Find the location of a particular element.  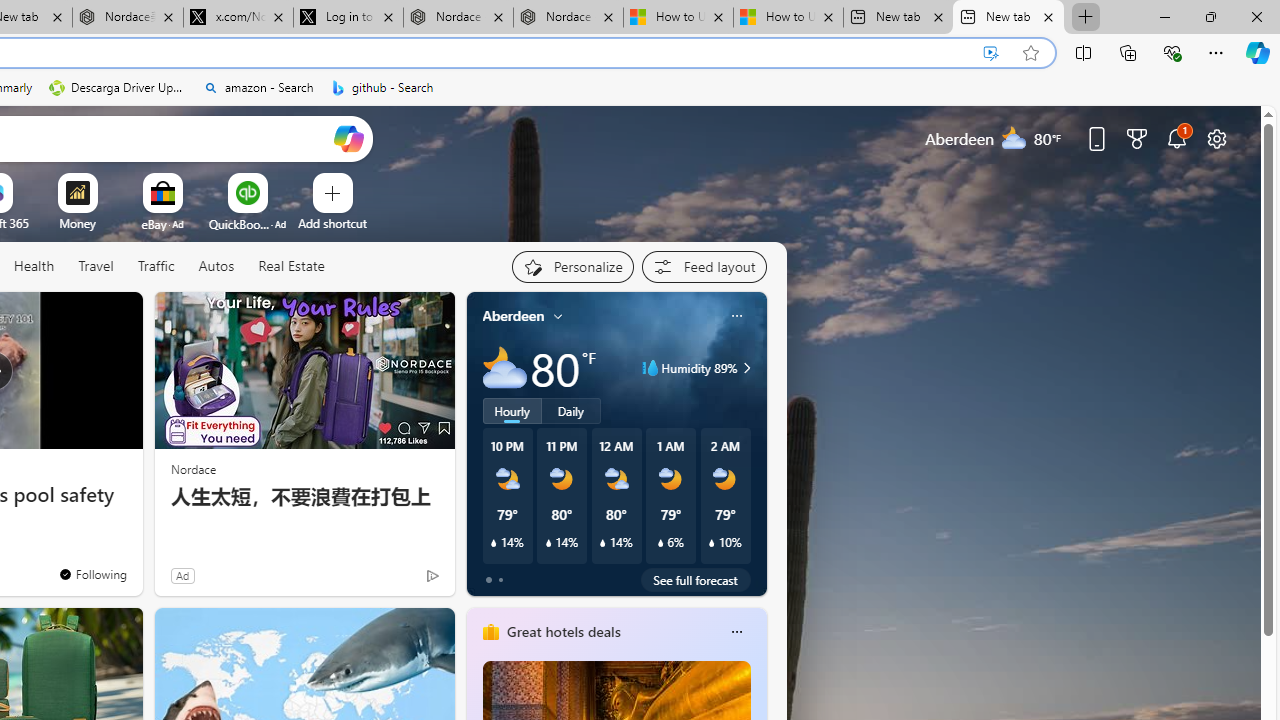

'See full forecast' is located at coordinates (695, 579).